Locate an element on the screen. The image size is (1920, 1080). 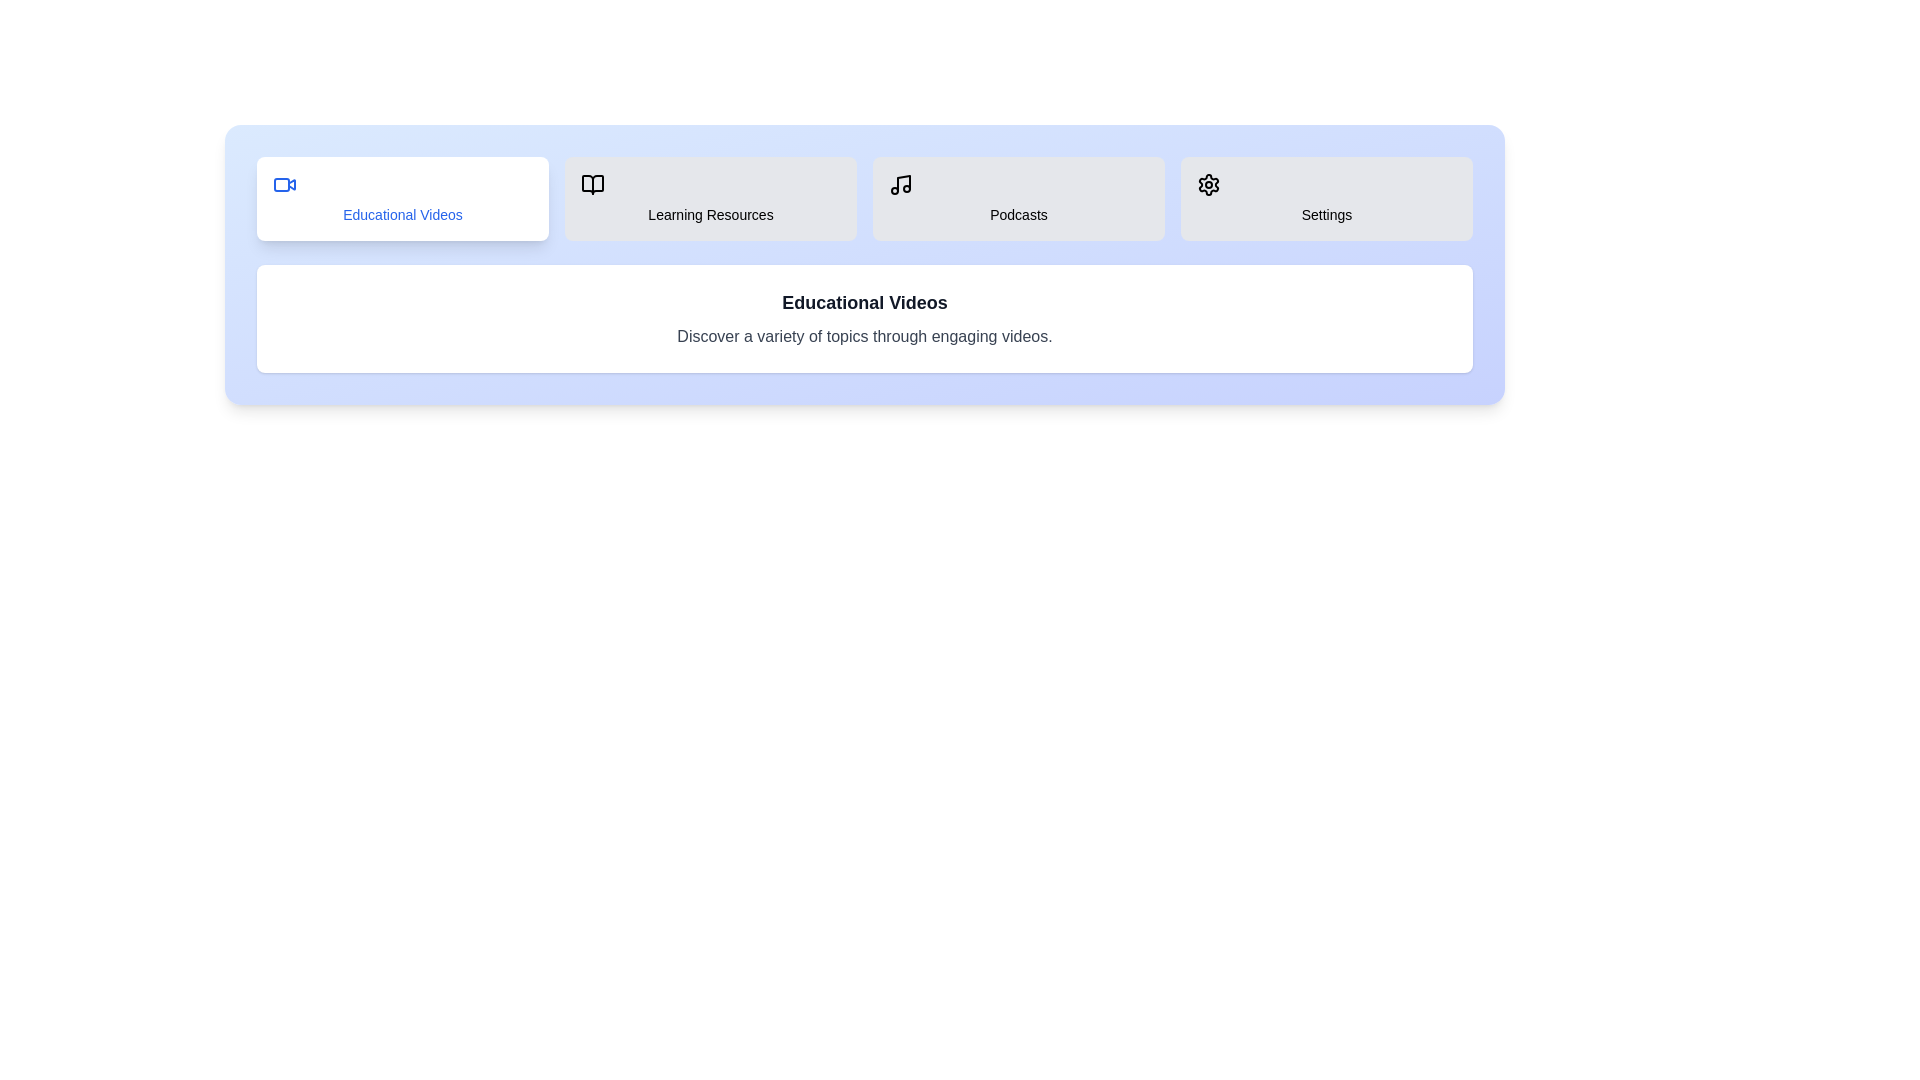
the 'Learning Resources' tab to see its visual feedback is located at coordinates (710, 199).